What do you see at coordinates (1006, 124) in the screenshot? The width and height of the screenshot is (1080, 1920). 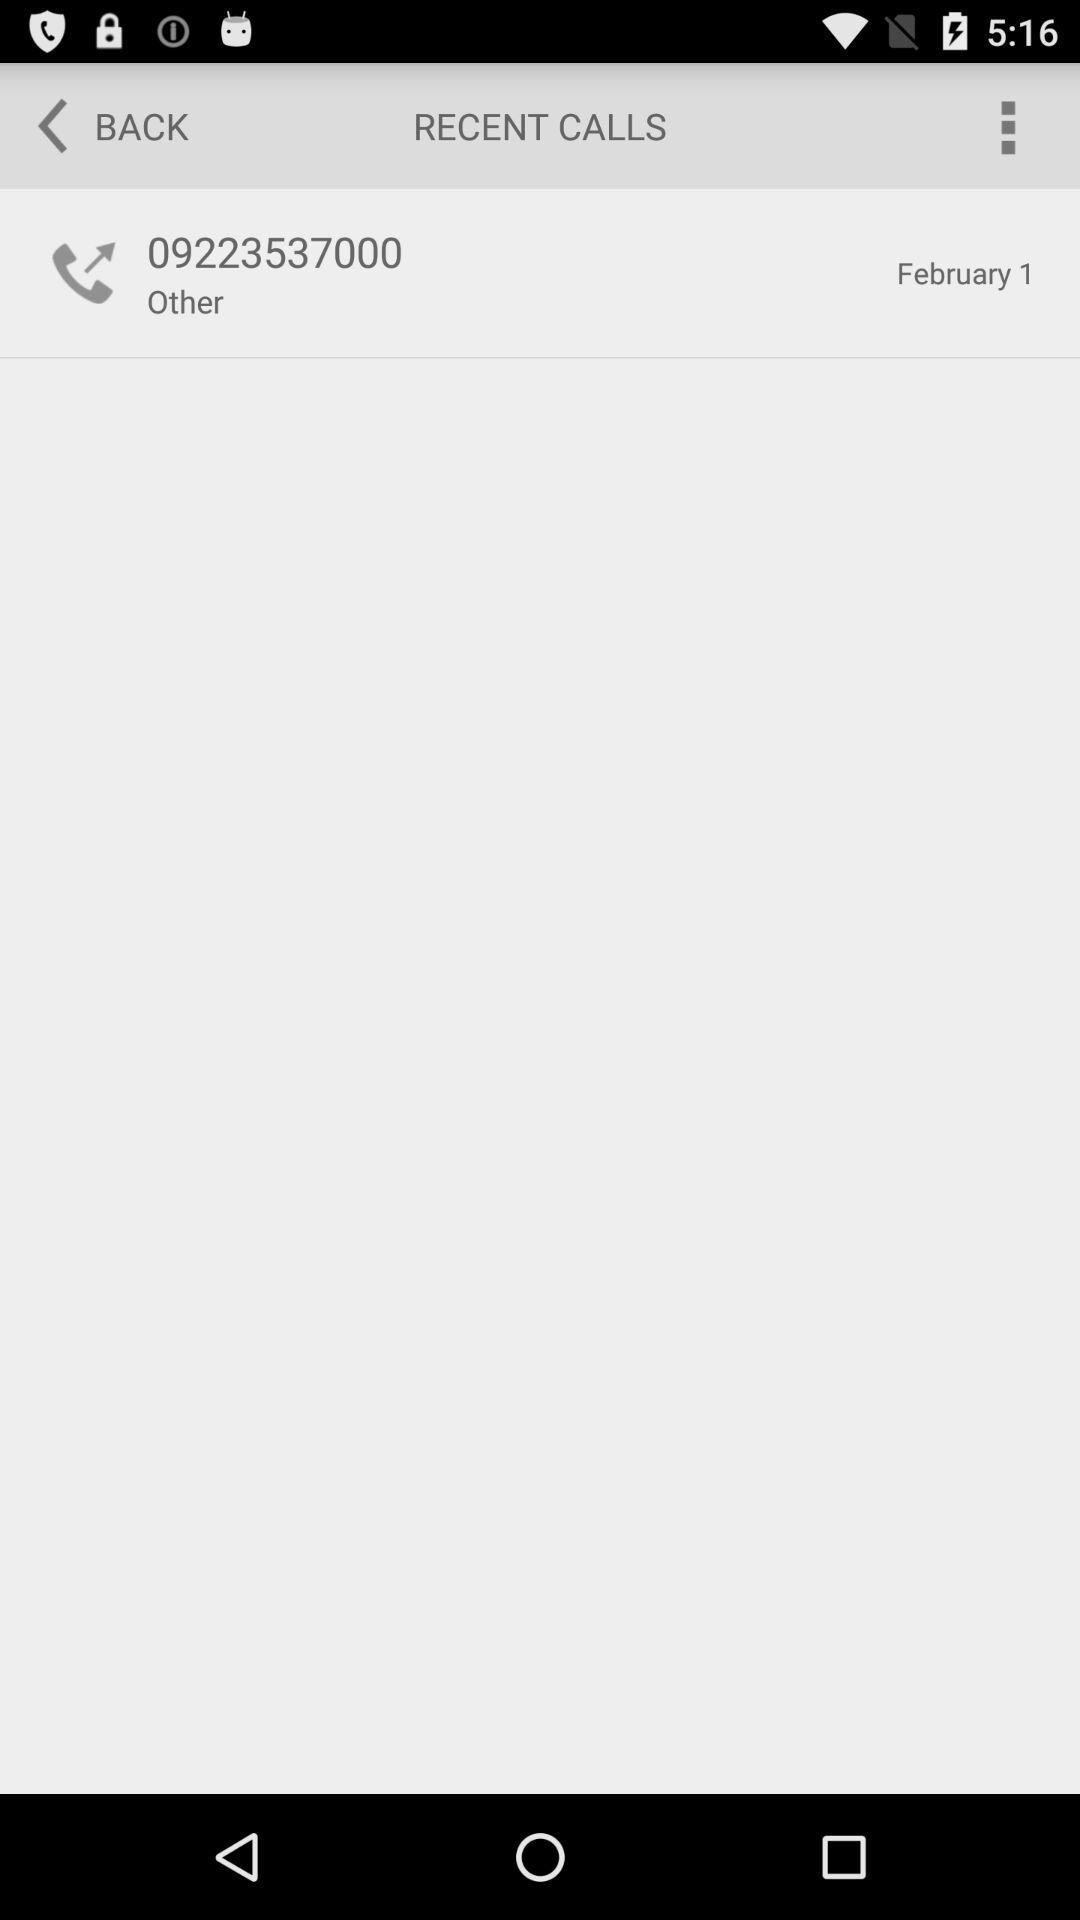 I see `open menu` at bounding box center [1006, 124].